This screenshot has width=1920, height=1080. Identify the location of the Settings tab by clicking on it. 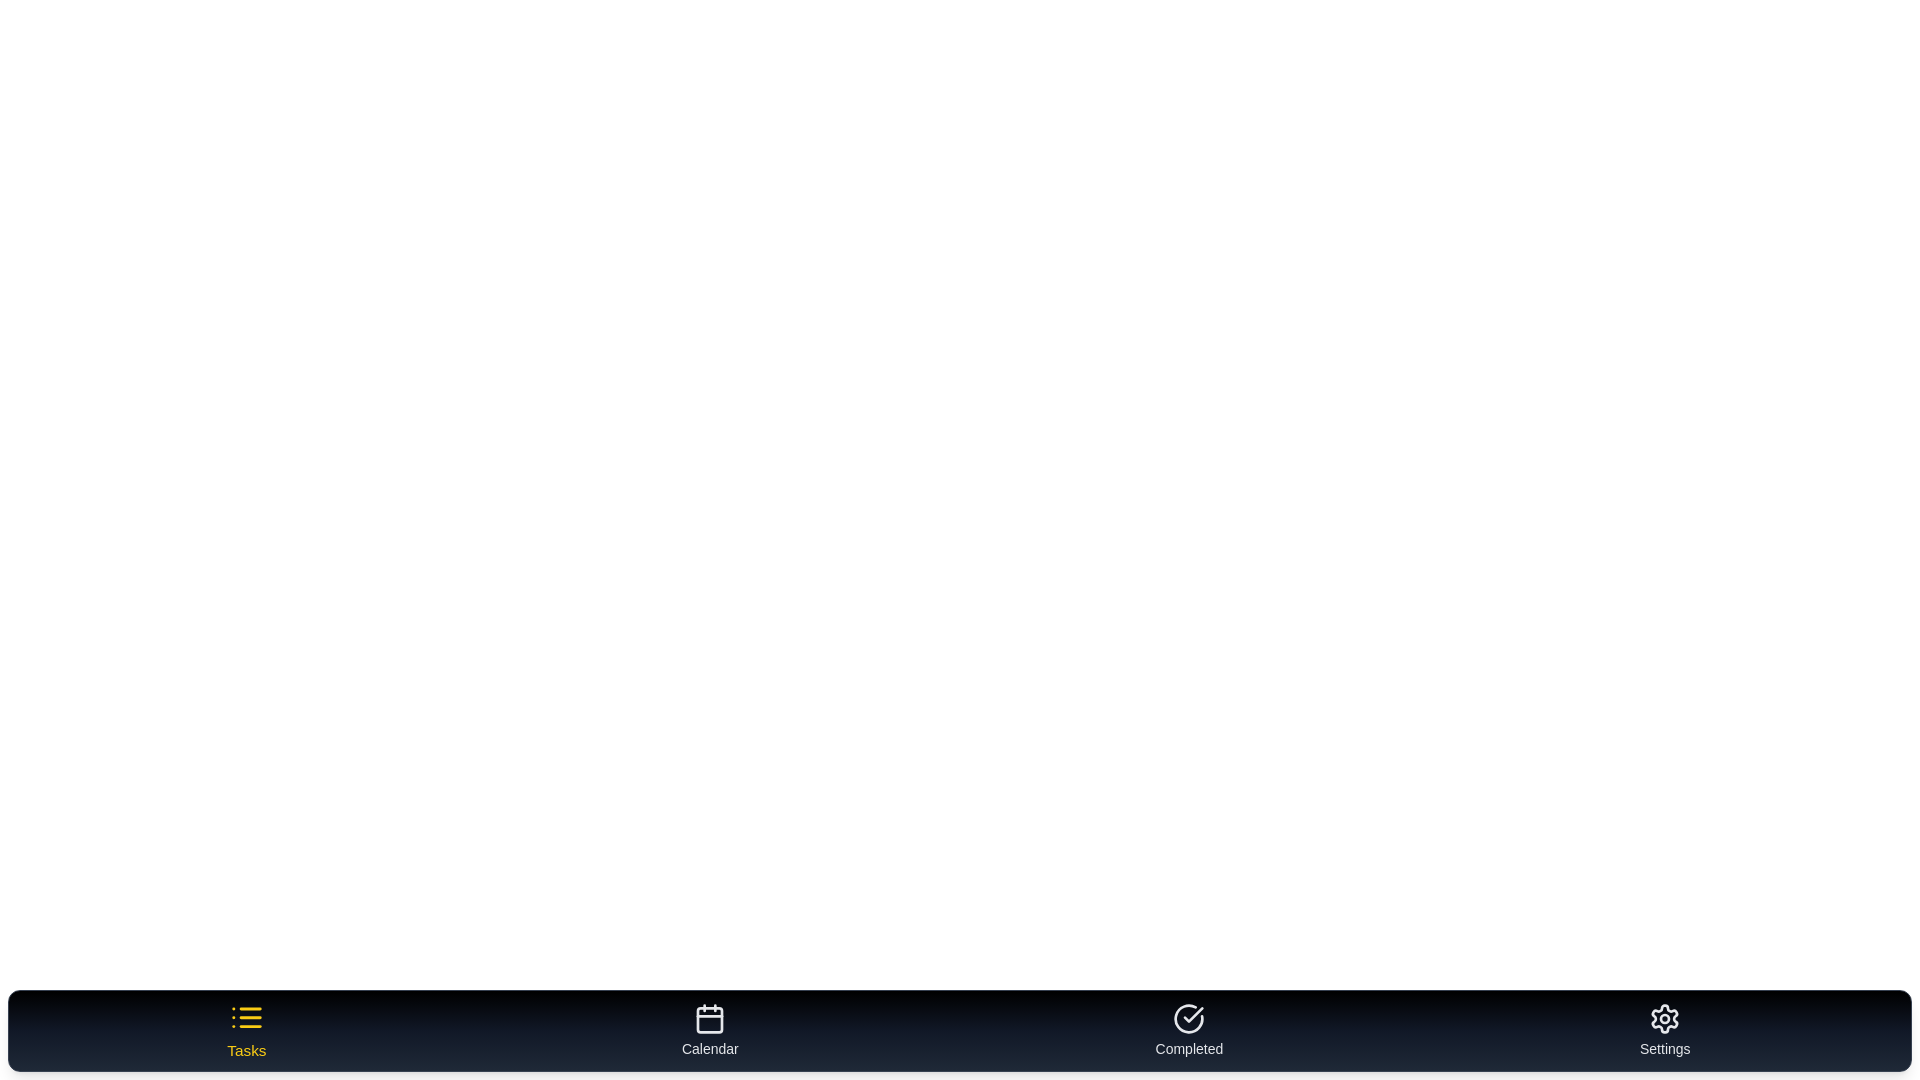
(1665, 1030).